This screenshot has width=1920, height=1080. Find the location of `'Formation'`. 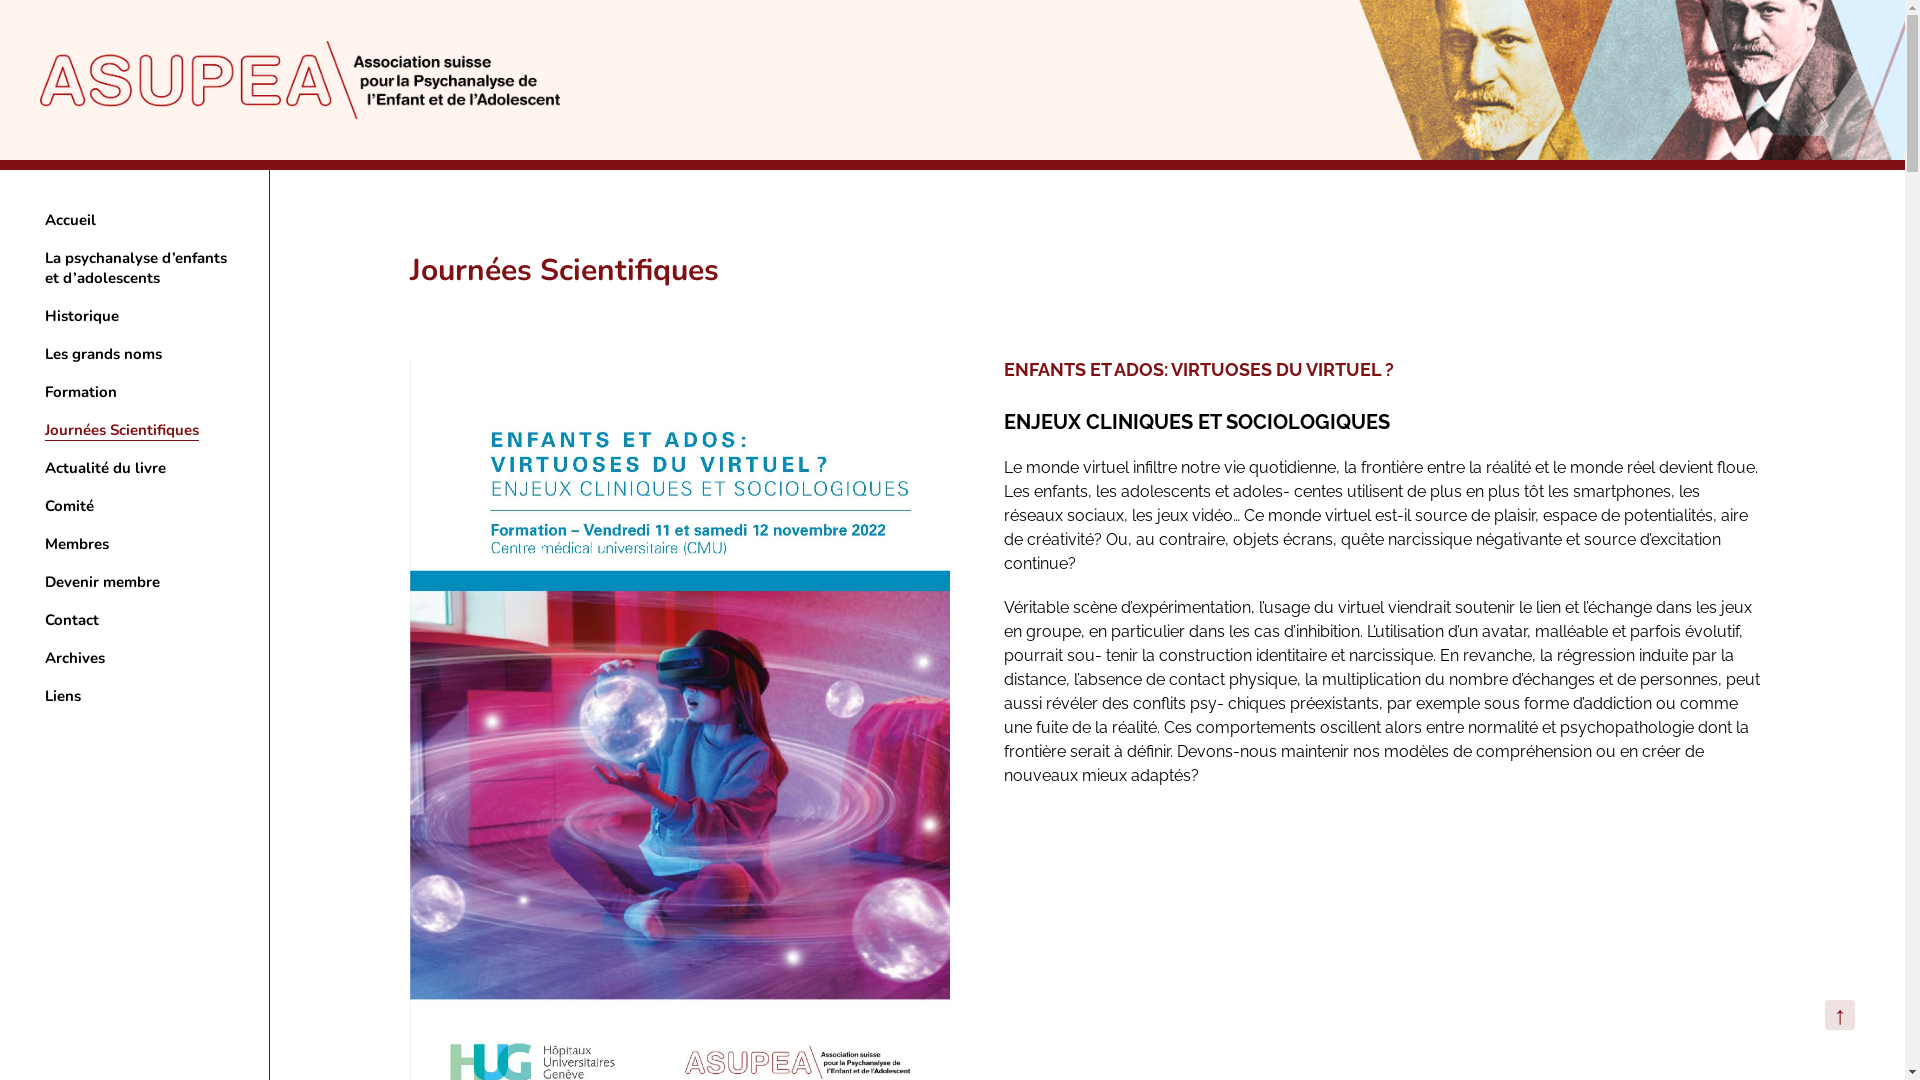

'Formation' is located at coordinates (44, 392).